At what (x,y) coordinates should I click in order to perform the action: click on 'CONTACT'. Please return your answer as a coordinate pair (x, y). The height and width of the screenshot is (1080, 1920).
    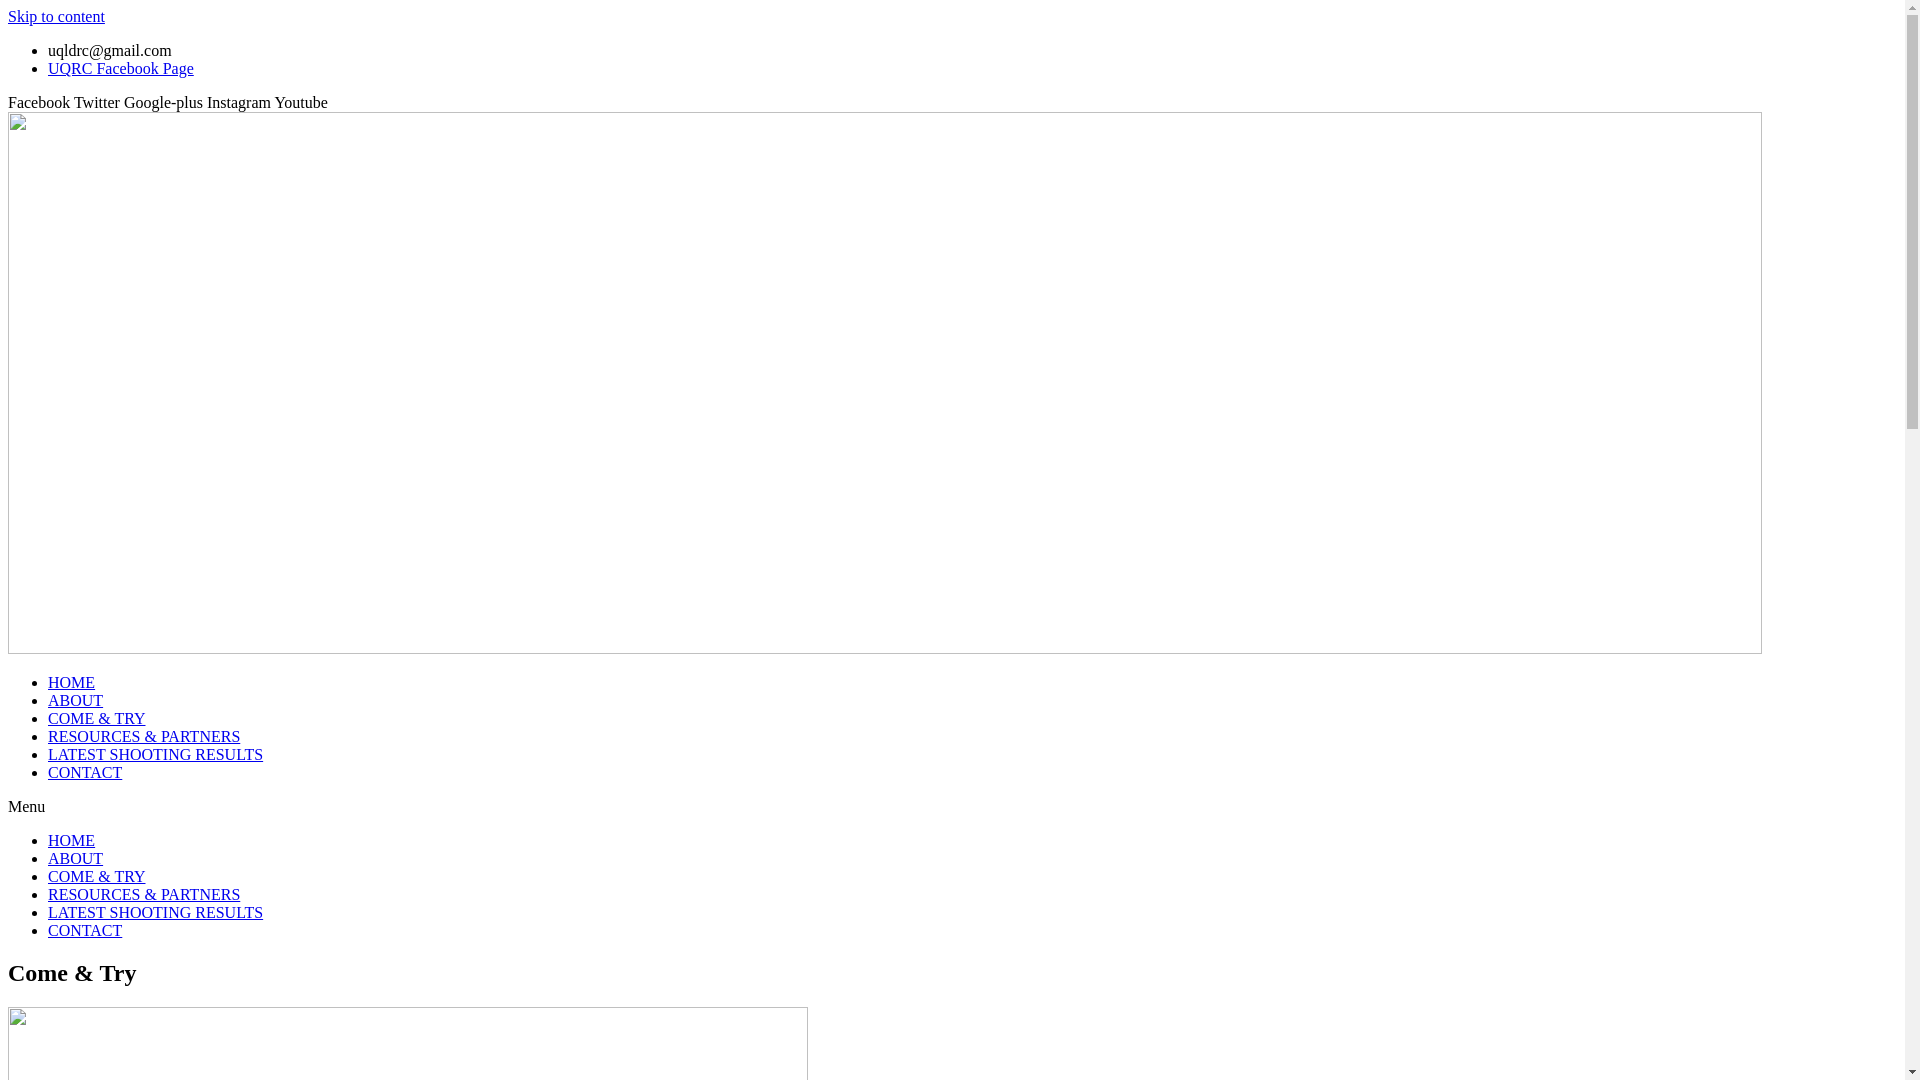
    Looking at the image, I should click on (84, 930).